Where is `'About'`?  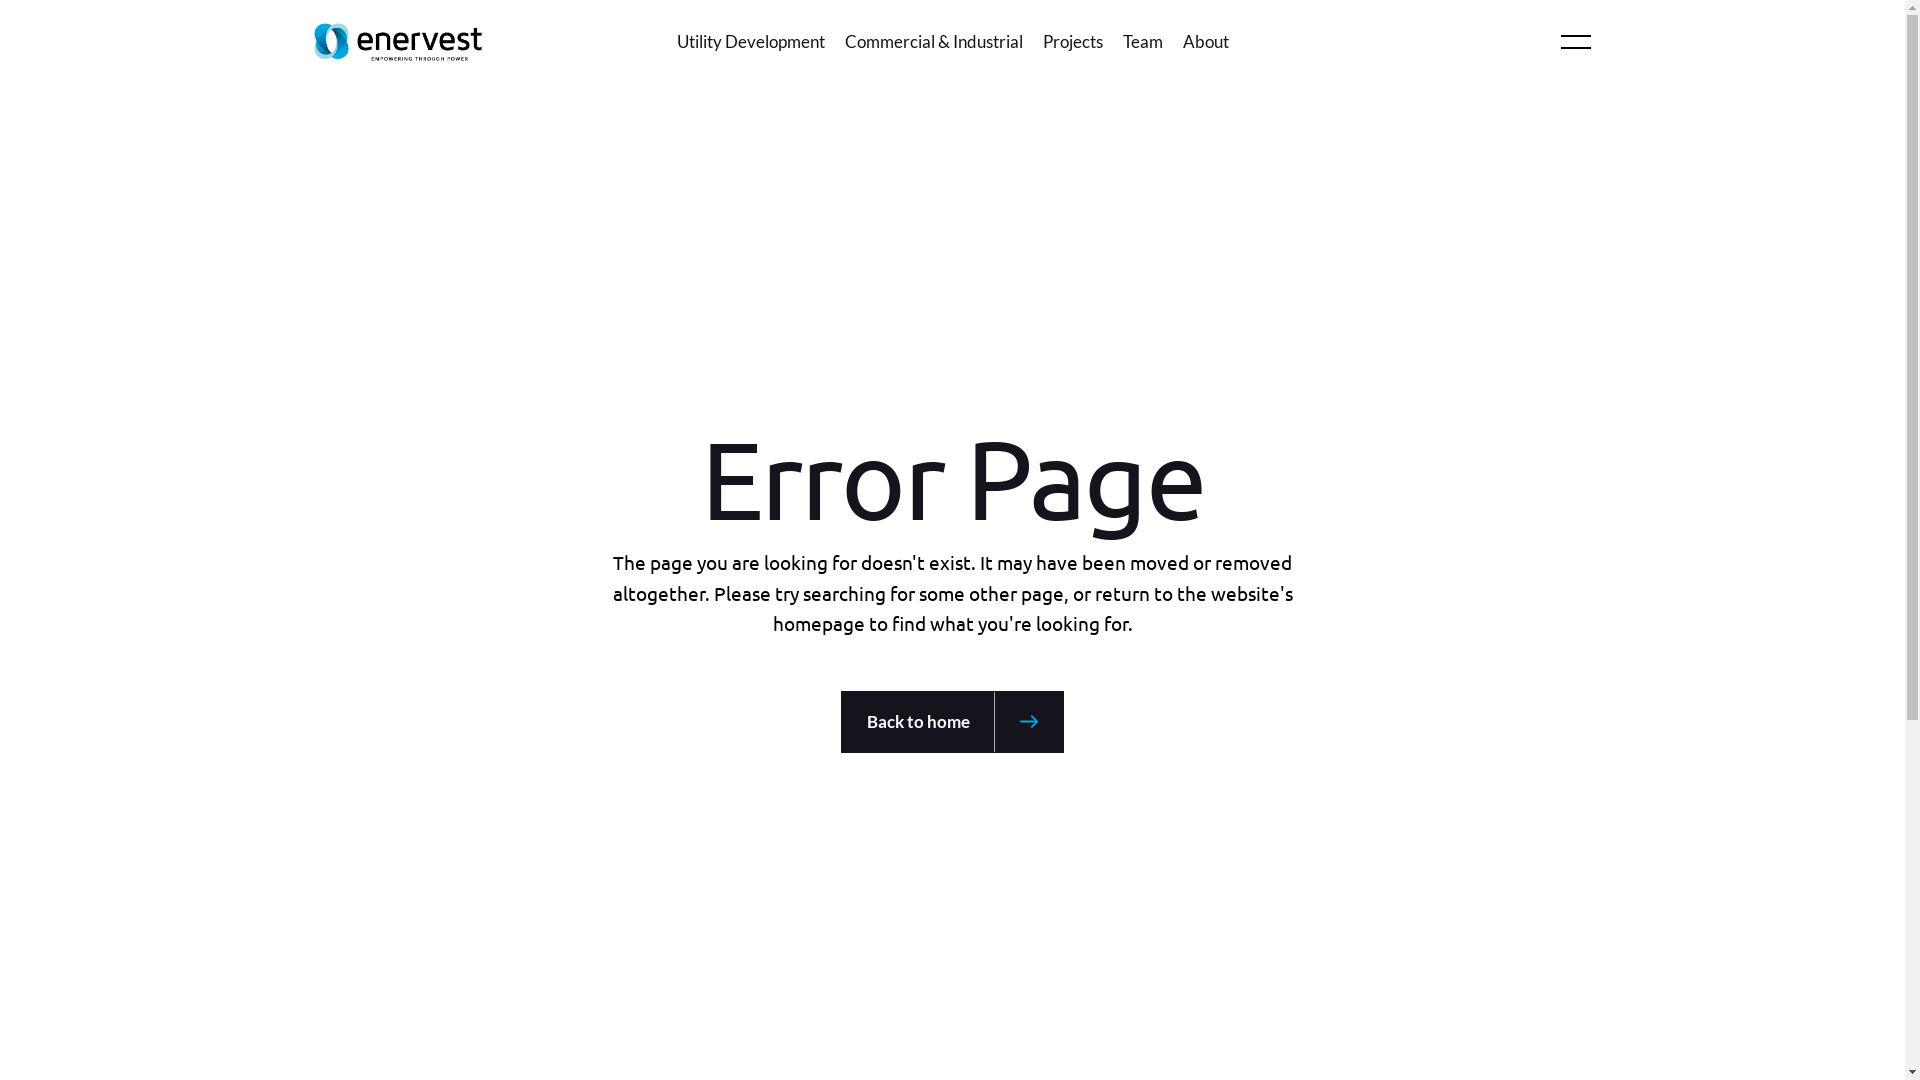
'About' is located at coordinates (1203, 42).